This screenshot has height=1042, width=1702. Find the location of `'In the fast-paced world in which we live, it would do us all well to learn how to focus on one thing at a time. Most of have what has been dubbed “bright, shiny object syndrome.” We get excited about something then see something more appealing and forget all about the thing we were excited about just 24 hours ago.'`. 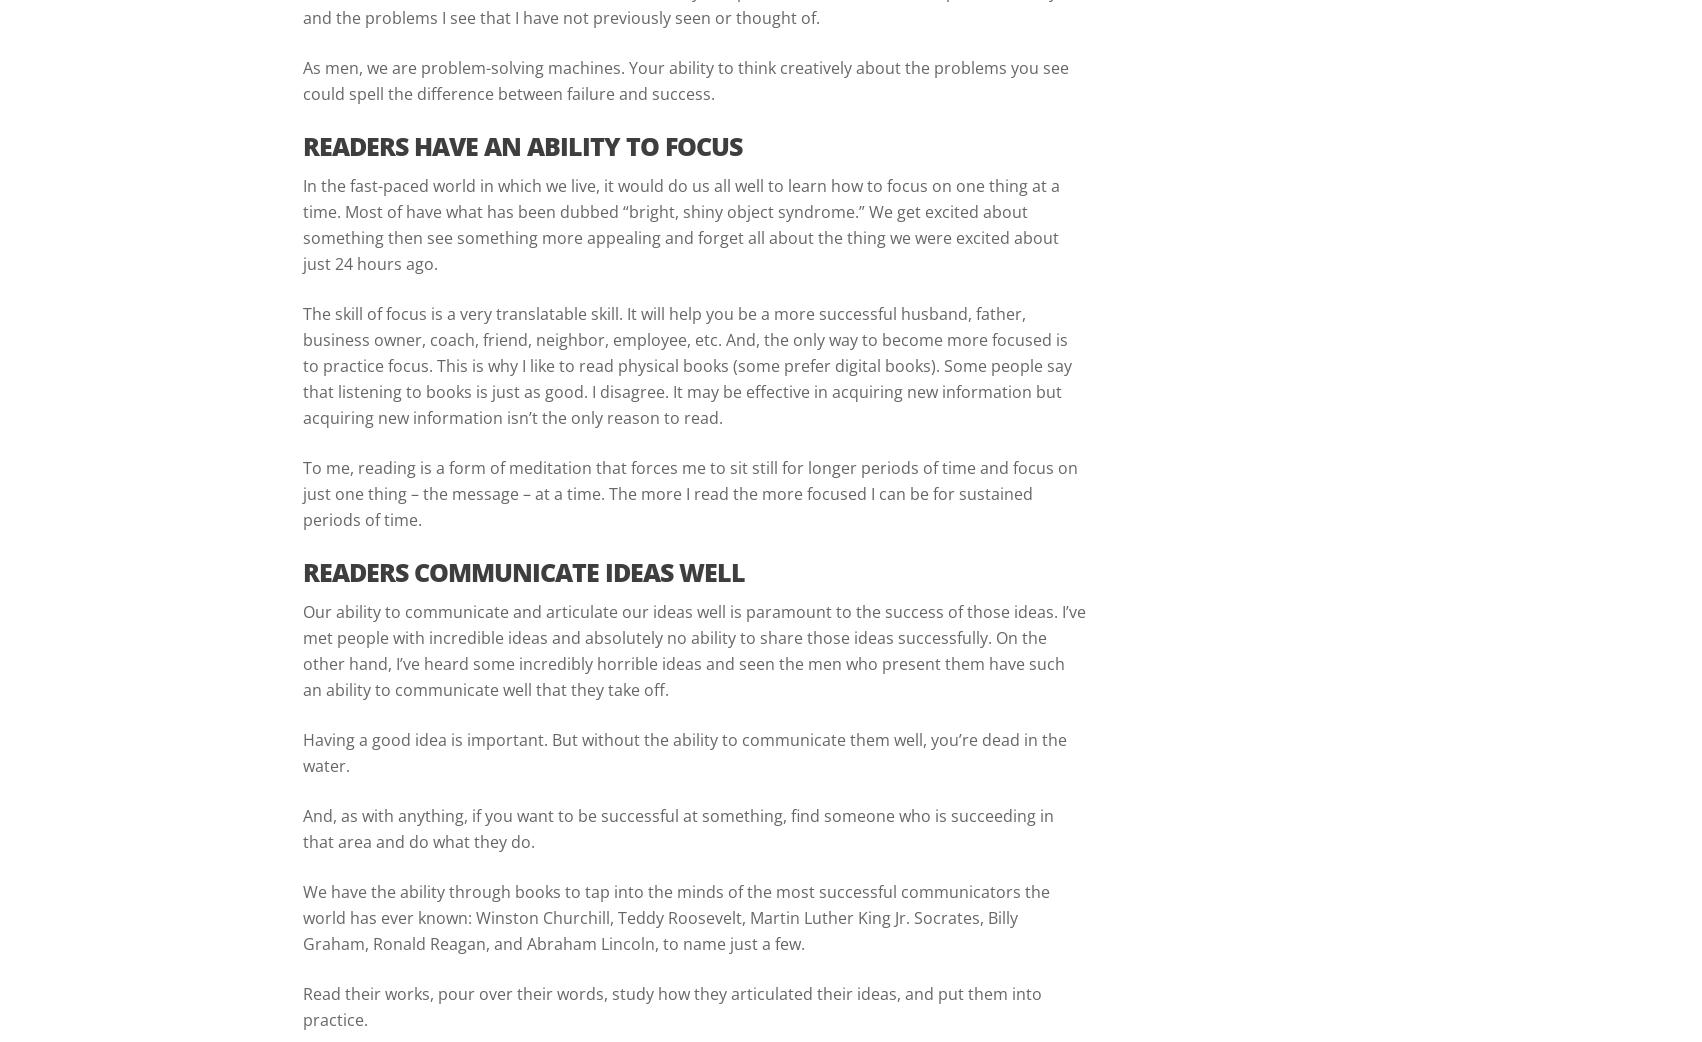

'In the fast-paced world in which we live, it would do us all well to learn how to focus on one thing at a time. Most of have what has been dubbed “bright, shiny object syndrome.” We get excited about something then see something more appealing and forget all about the thing we were excited about just 24 hours ago.' is located at coordinates (681, 223).